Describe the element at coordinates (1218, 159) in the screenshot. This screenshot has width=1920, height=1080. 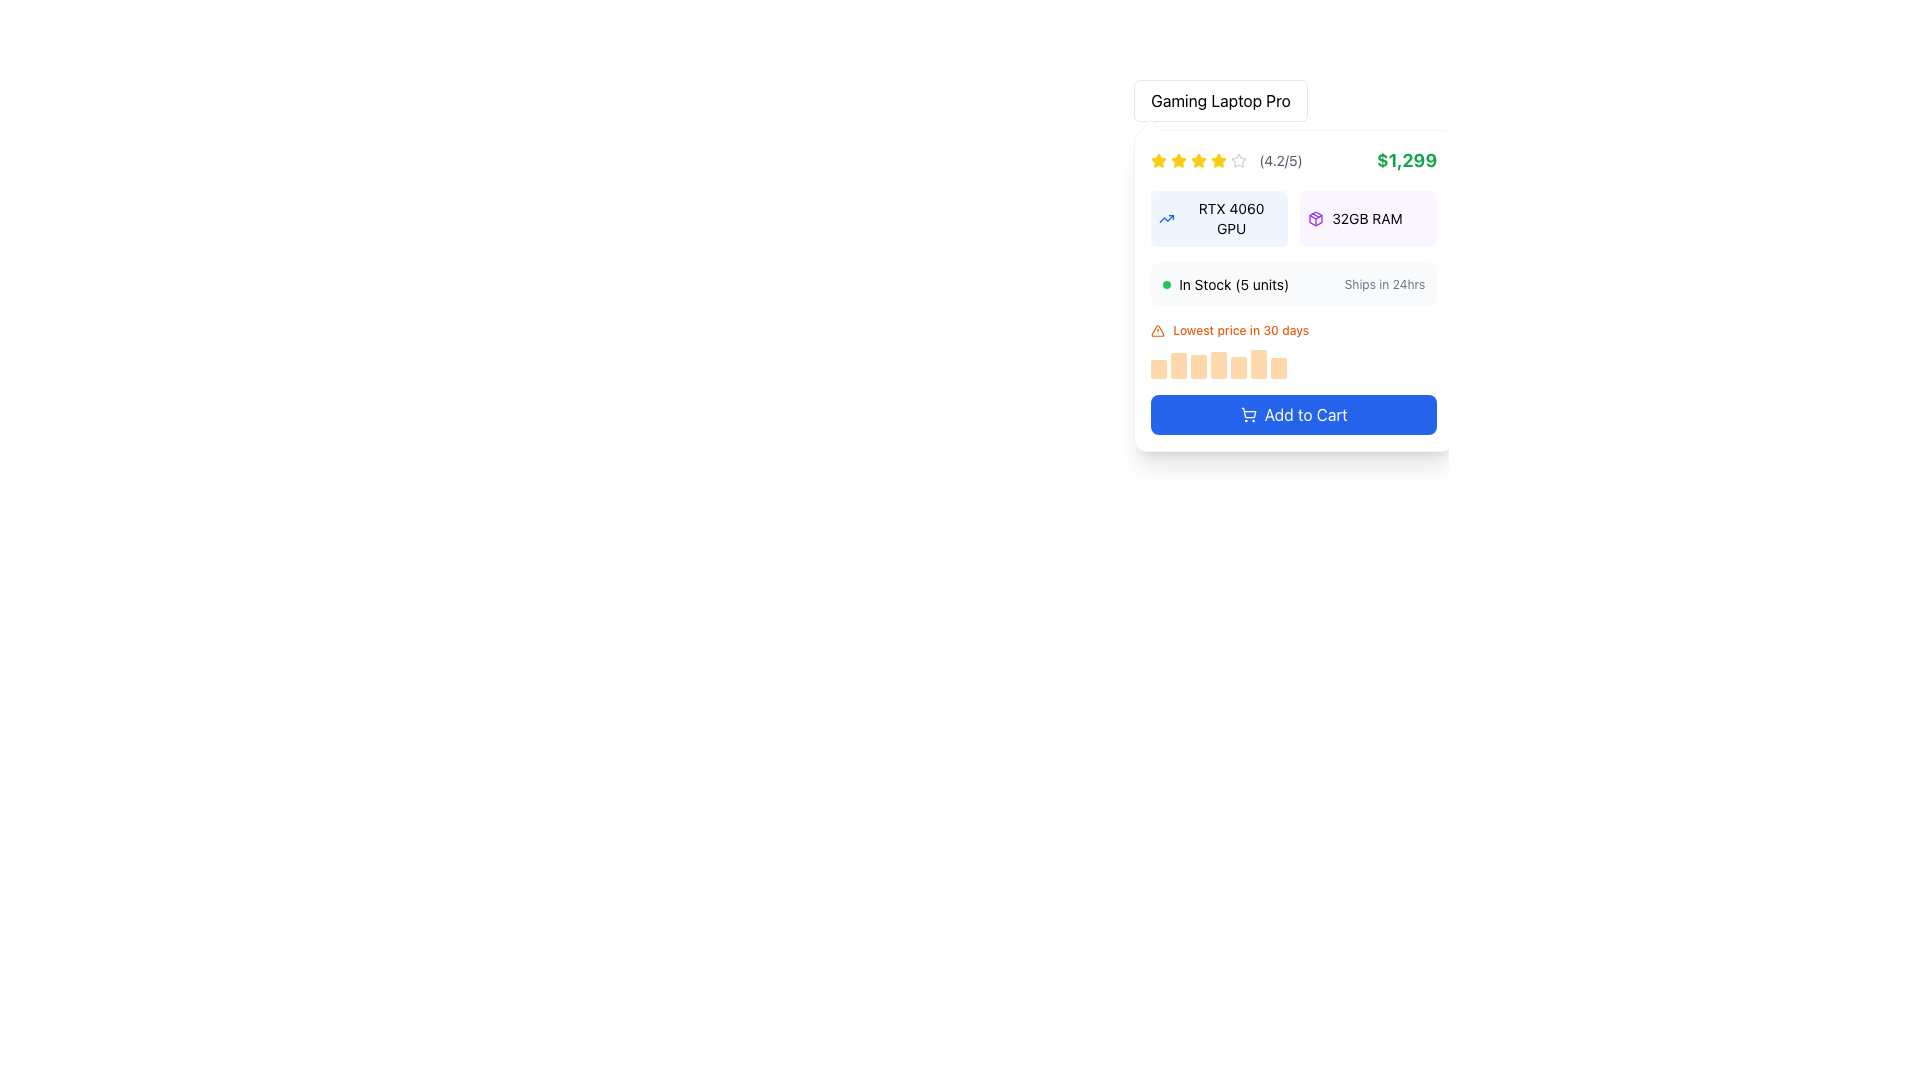
I see `the fourth star in the yellow star rating icon, which is part of a horizontal rating control located near the top-left area of the main content card` at that location.